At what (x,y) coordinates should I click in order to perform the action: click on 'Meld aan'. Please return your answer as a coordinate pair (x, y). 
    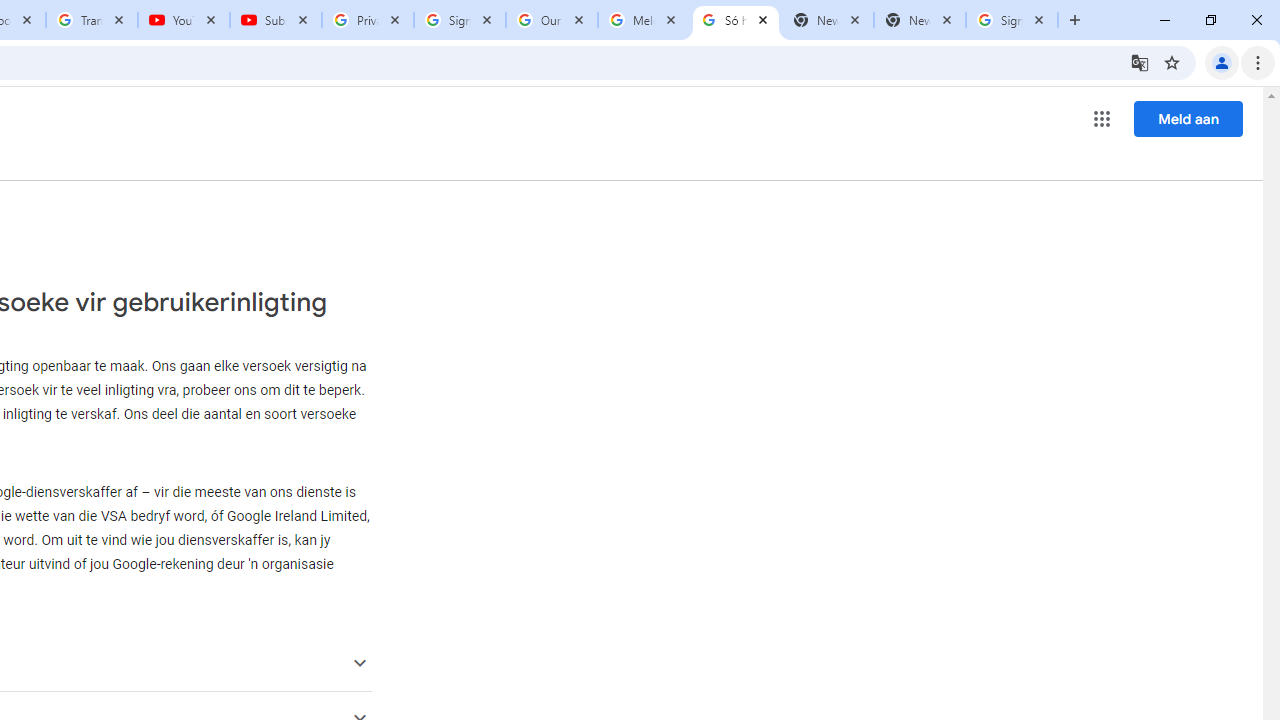
    Looking at the image, I should click on (1188, 118).